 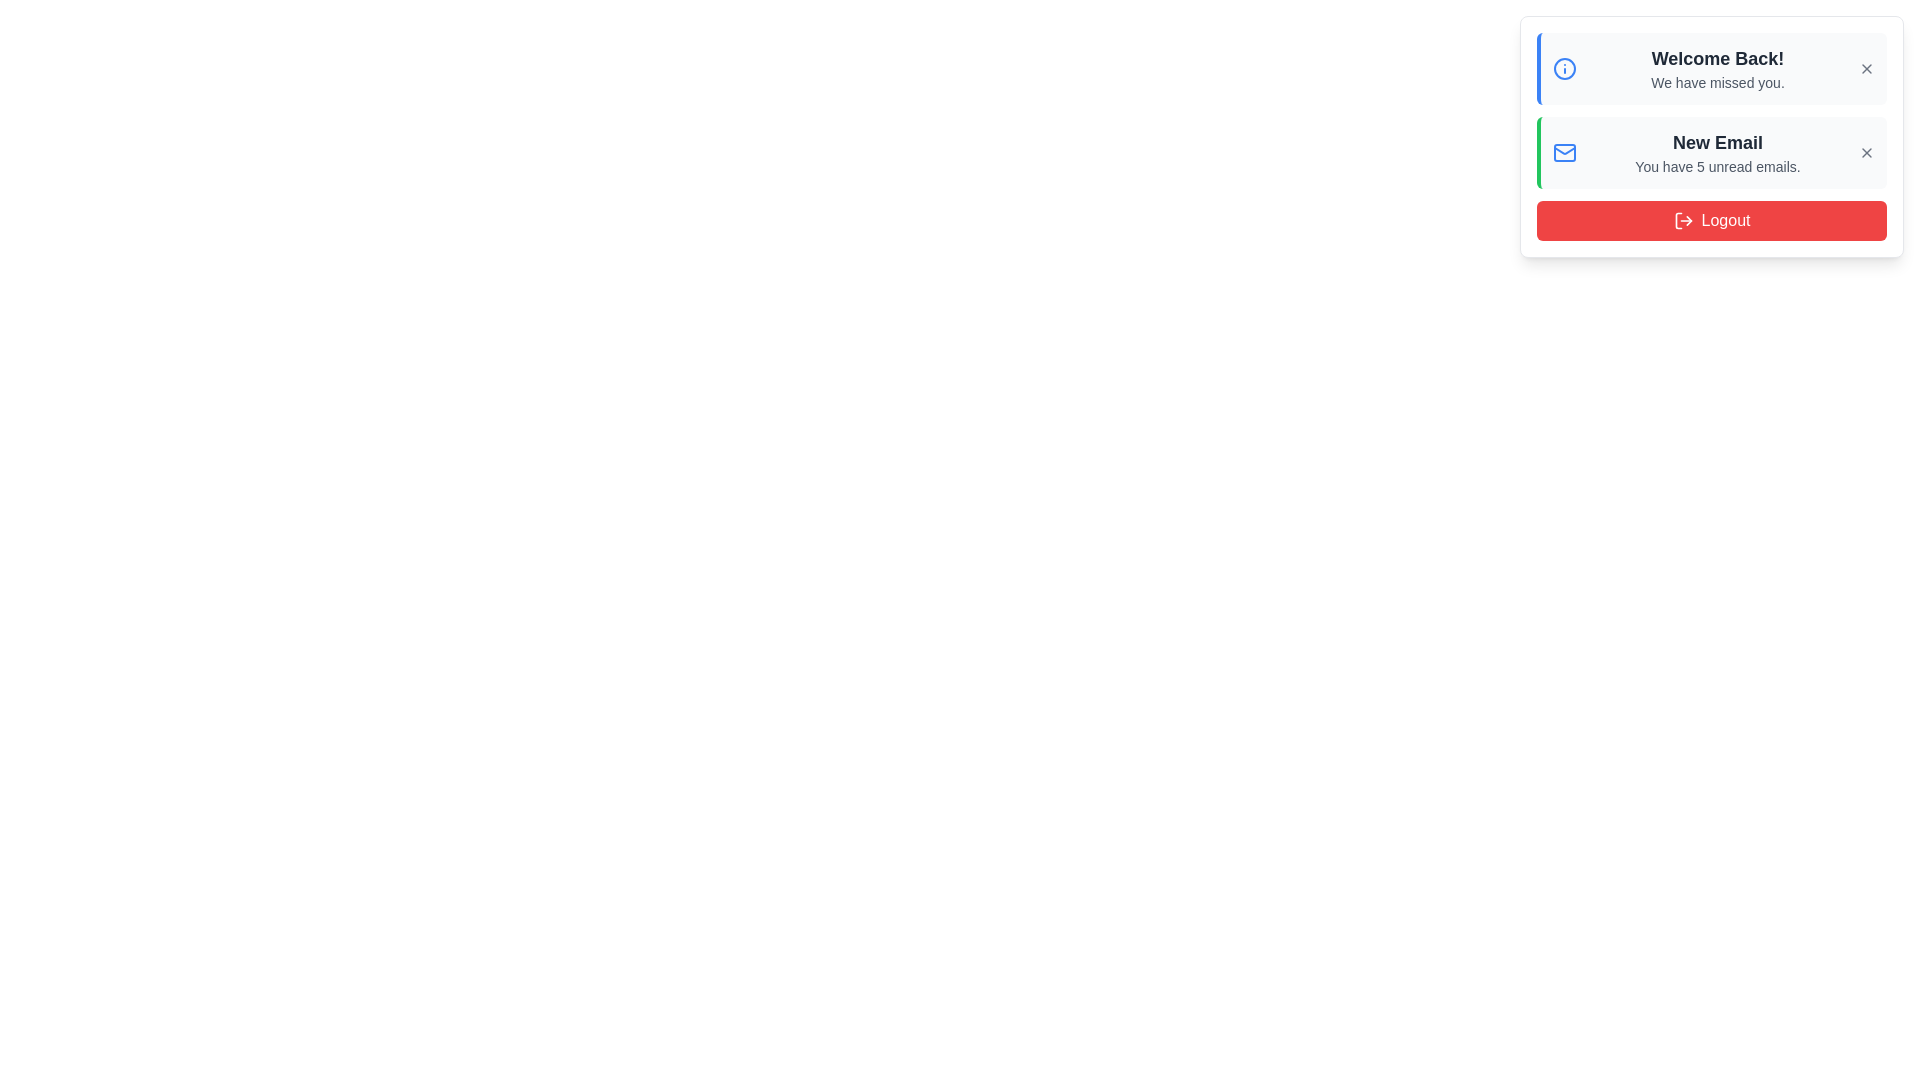 What do you see at coordinates (1717, 165) in the screenshot?
I see `the Text label that displays the number of unread emails, located below the 'New Email' heading in the notification panel` at bounding box center [1717, 165].